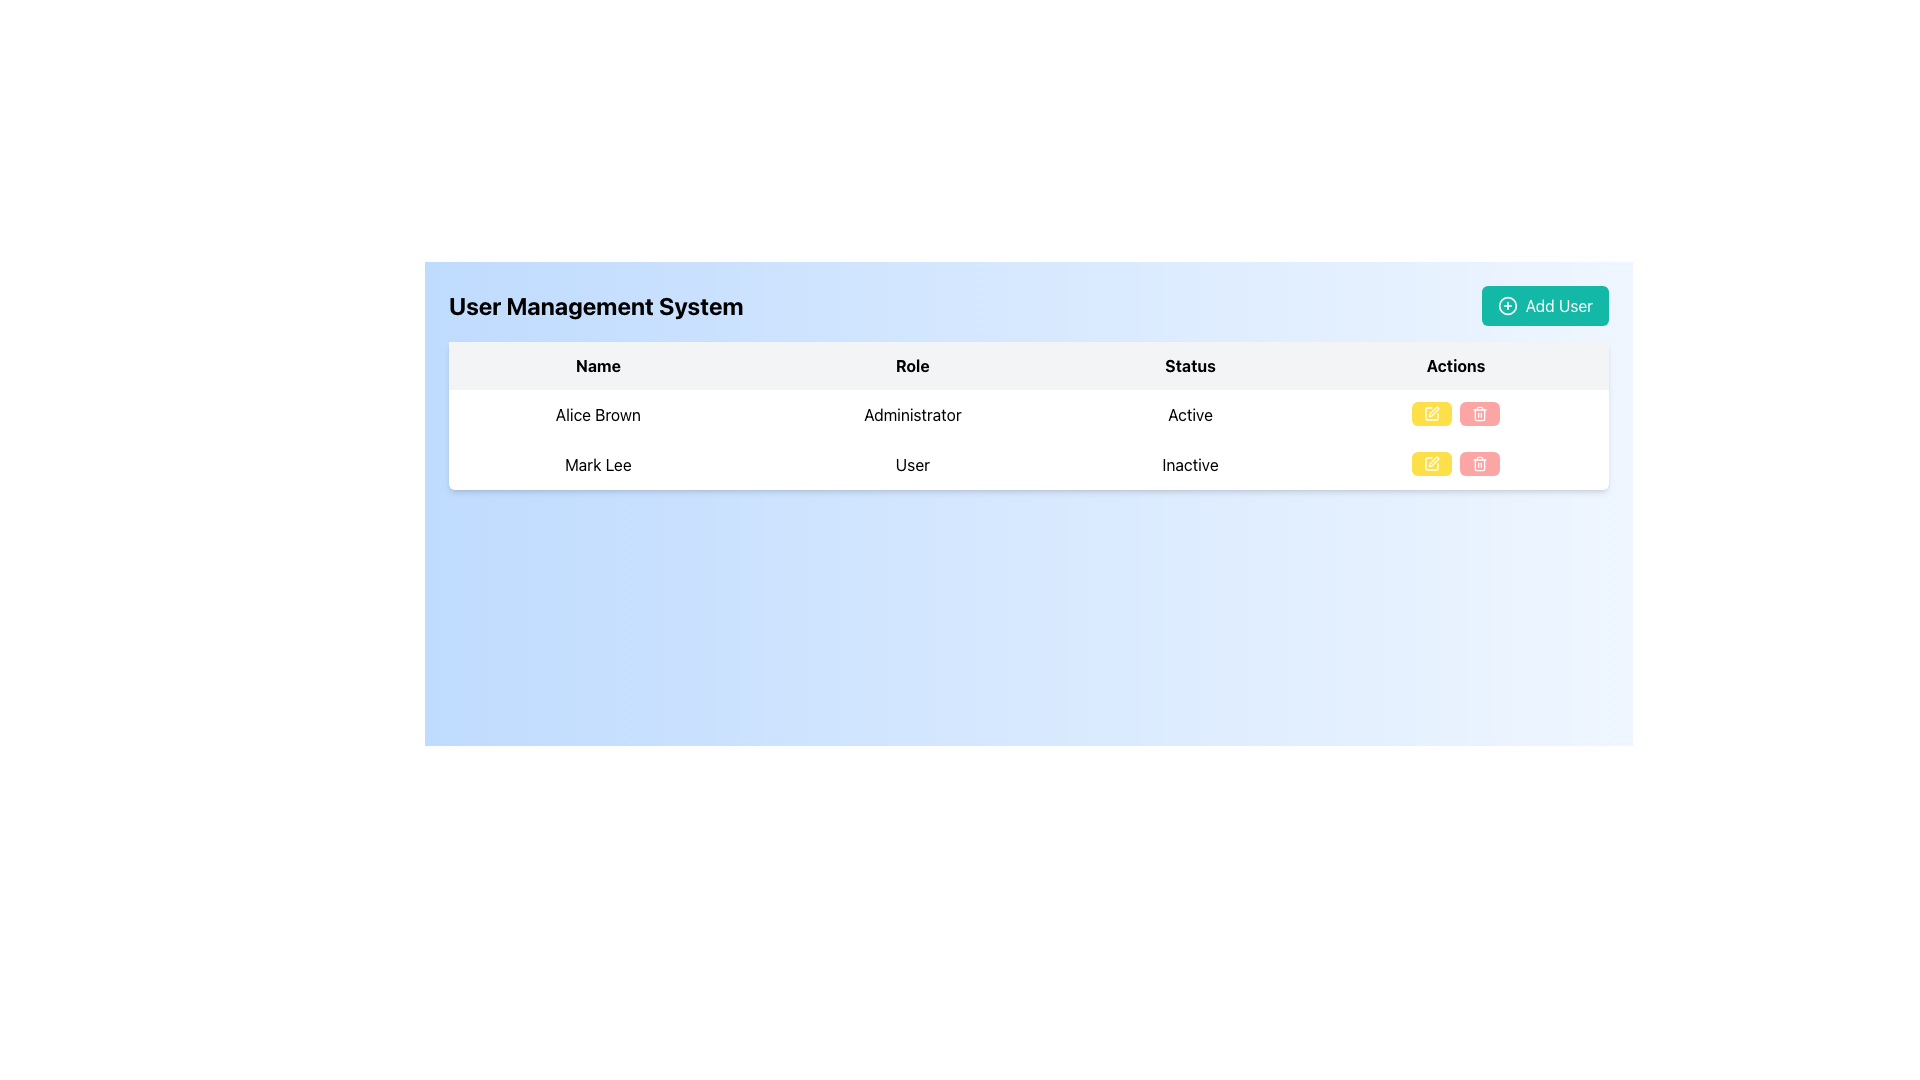 The image size is (1920, 1080). I want to click on the text display showing 'Inactive' for user 'Mark Lee' in the Status column of the table, so click(1190, 465).